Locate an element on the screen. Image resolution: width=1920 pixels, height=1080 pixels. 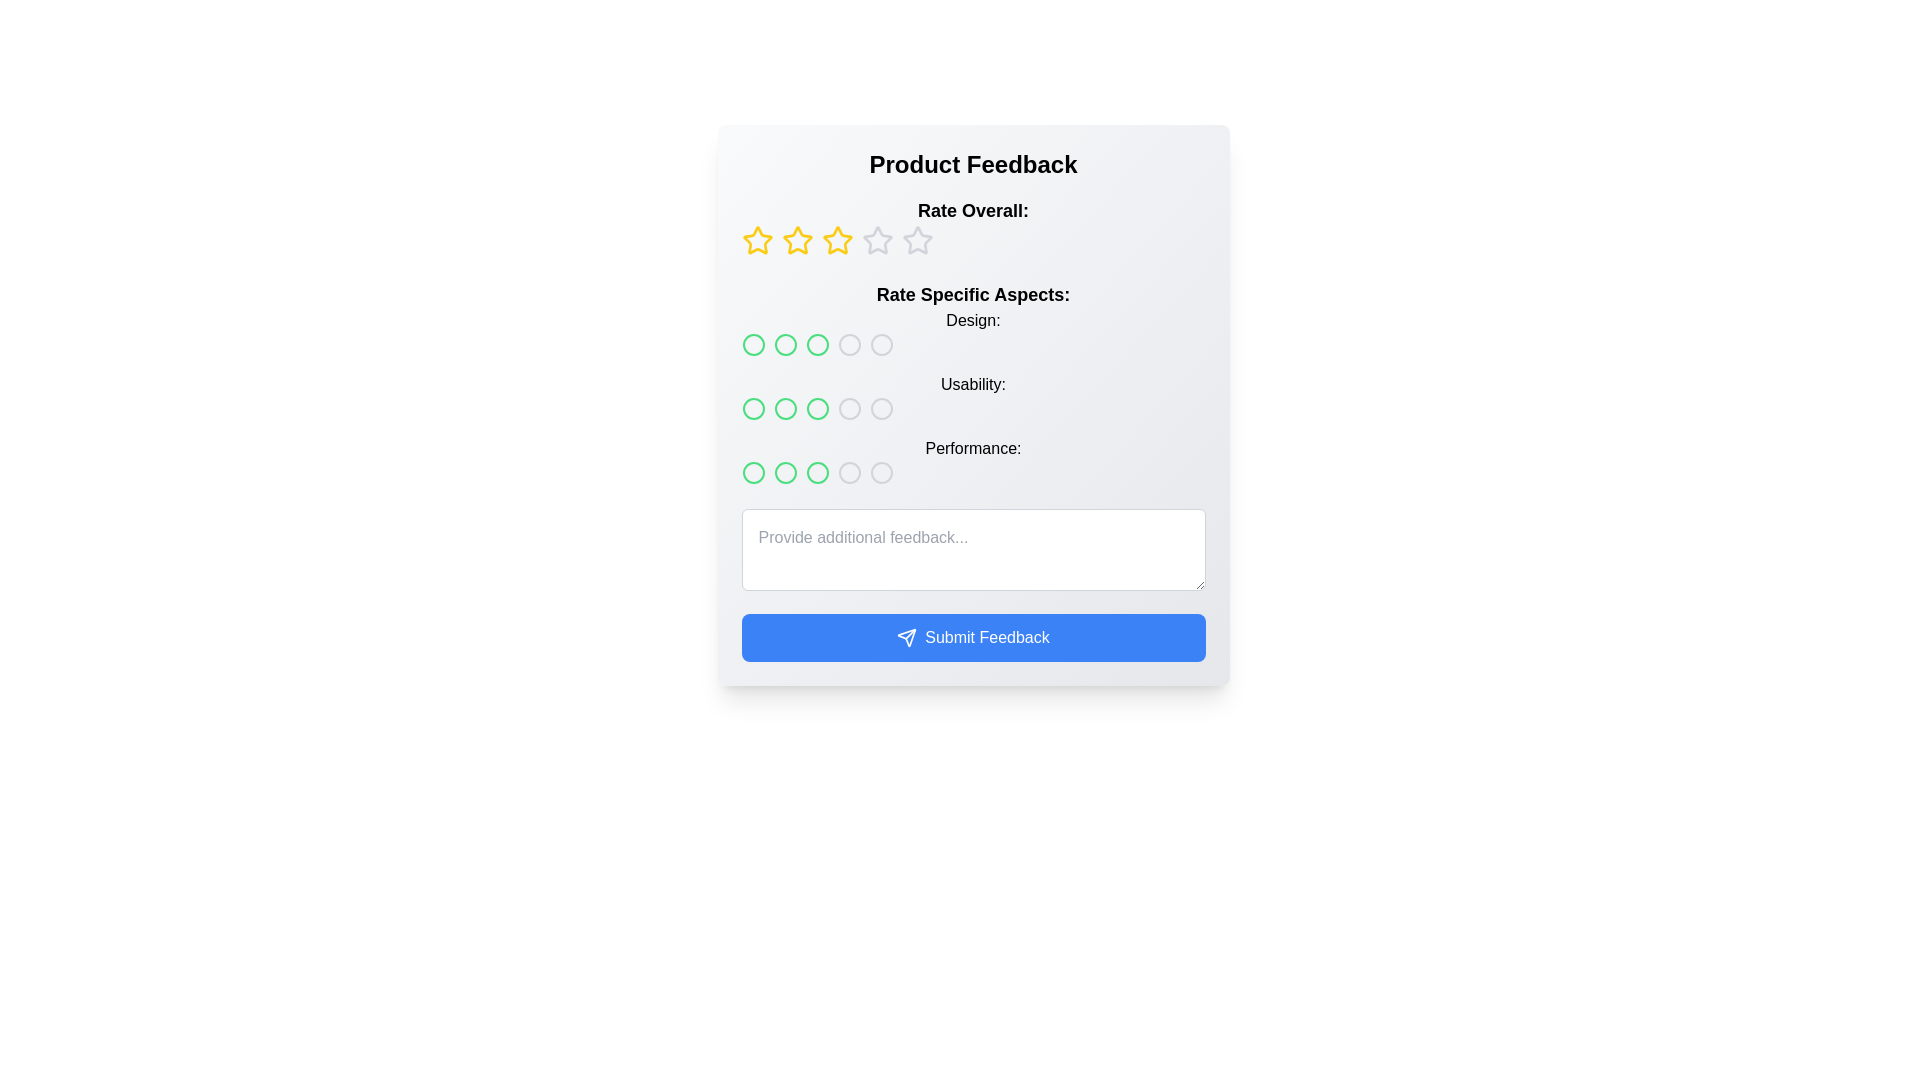
the fourth circle button in the horizontal rating row for the 'Usability' attribute is located at coordinates (880, 407).